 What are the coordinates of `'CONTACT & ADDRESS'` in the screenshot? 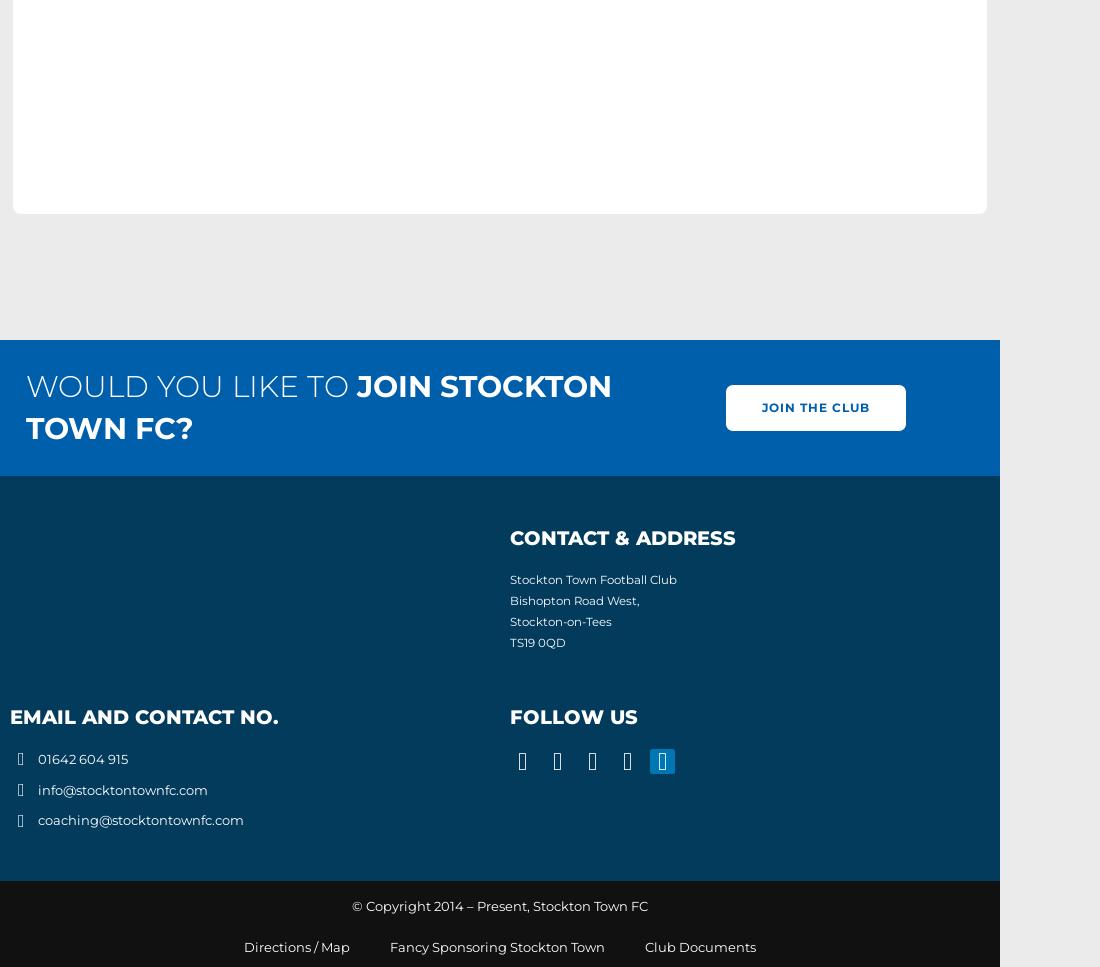 It's located at (623, 538).